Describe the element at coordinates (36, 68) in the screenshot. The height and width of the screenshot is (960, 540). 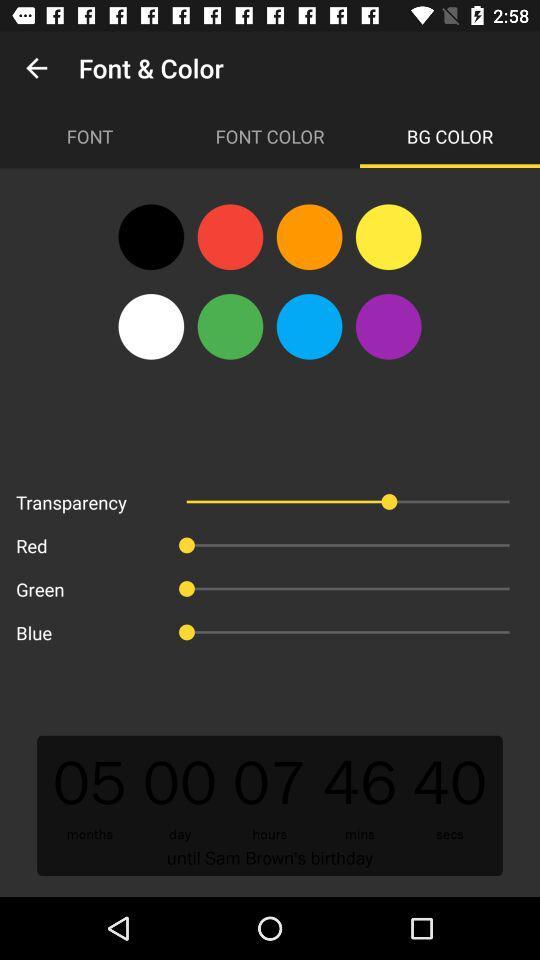
I see `app to the left of font & color icon` at that location.